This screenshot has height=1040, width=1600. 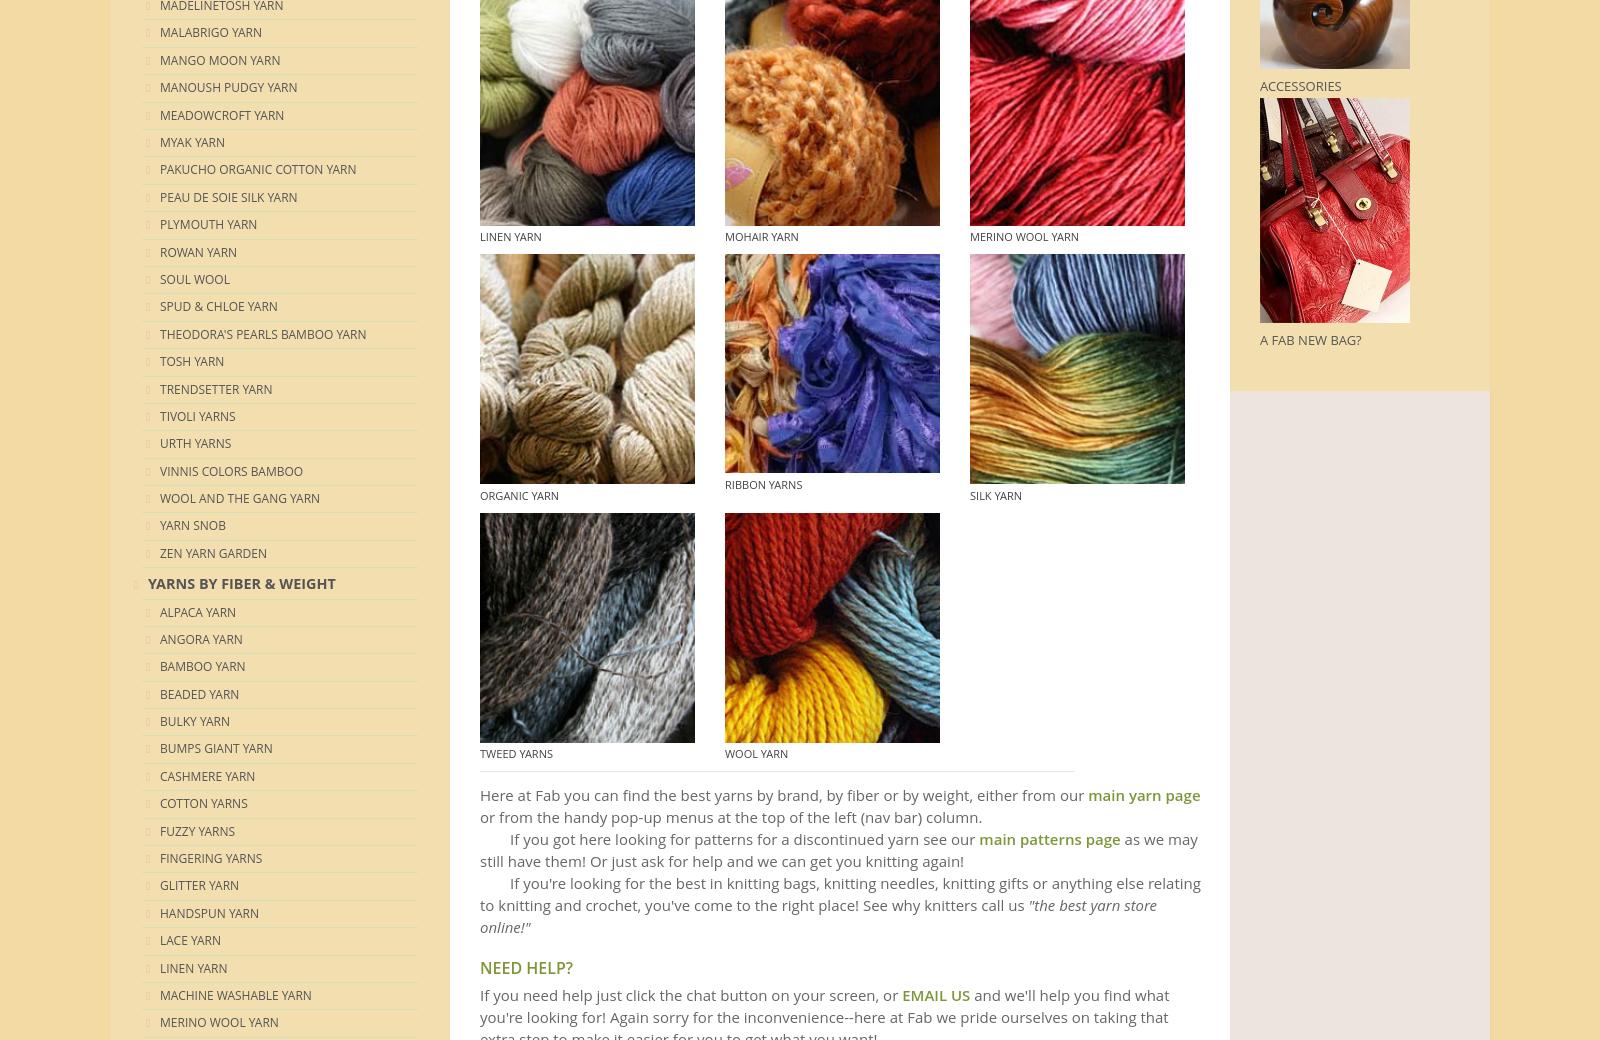 I want to click on 'Mango Moon Yarn', so click(x=220, y=58).